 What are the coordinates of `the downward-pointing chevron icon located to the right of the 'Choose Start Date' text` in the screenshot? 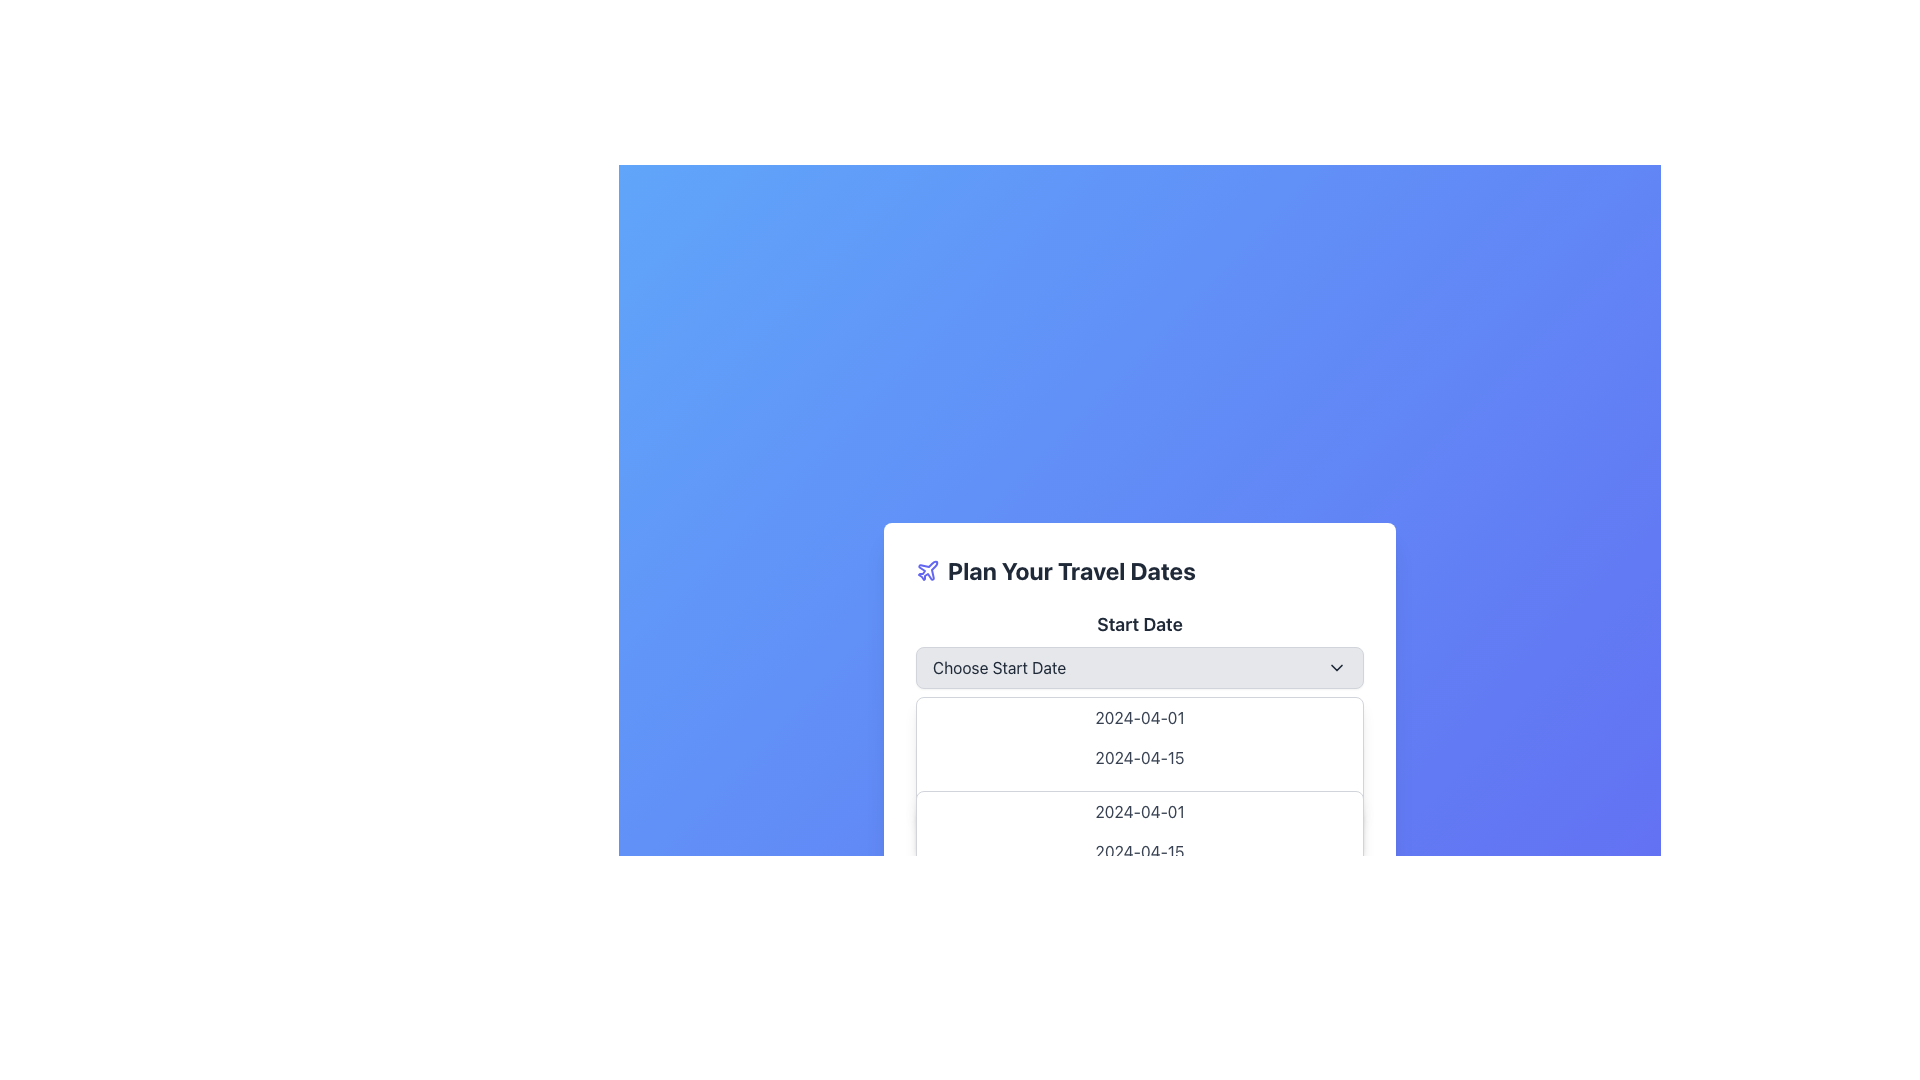 It's located at (1337, 667).